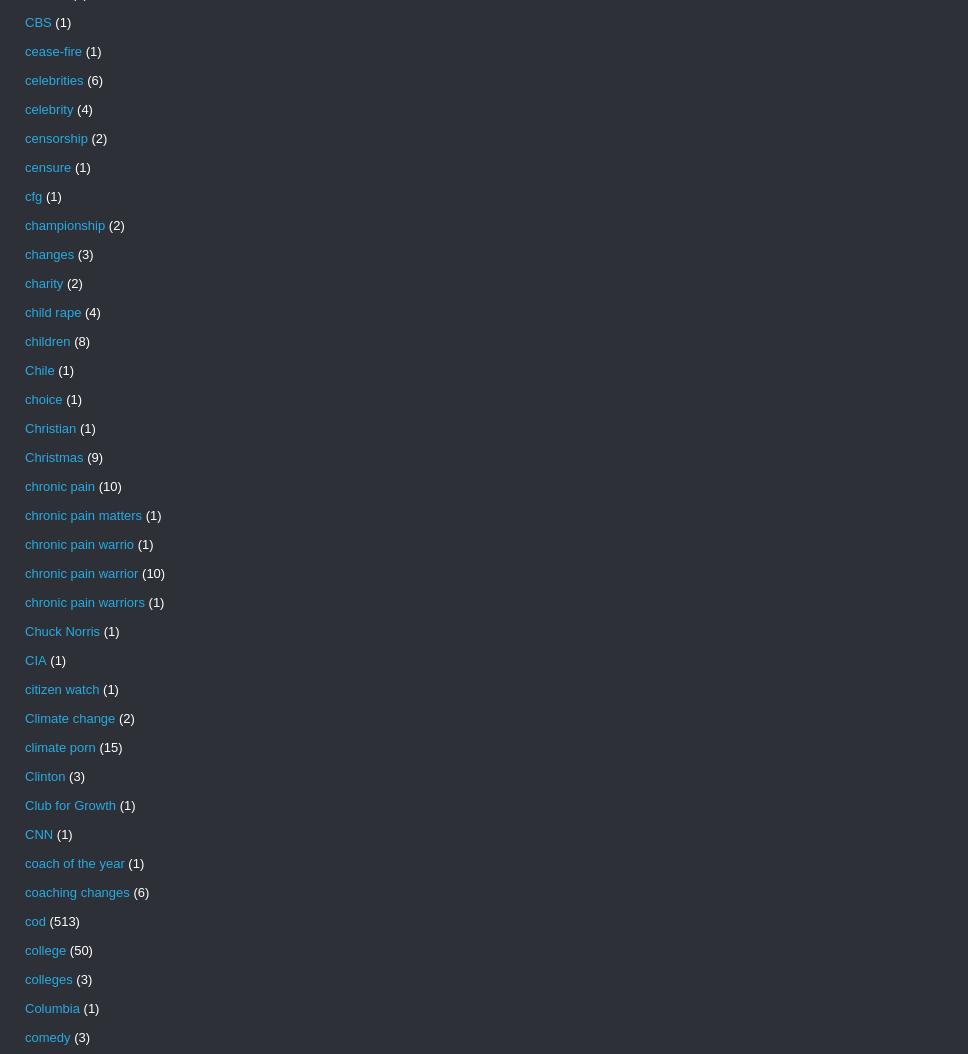 This screenshot has width=968, height=1054. What do you see at coordinates (39, 369) in the screenshot?
I see `'Chile'` at bounding box center [39, 369].